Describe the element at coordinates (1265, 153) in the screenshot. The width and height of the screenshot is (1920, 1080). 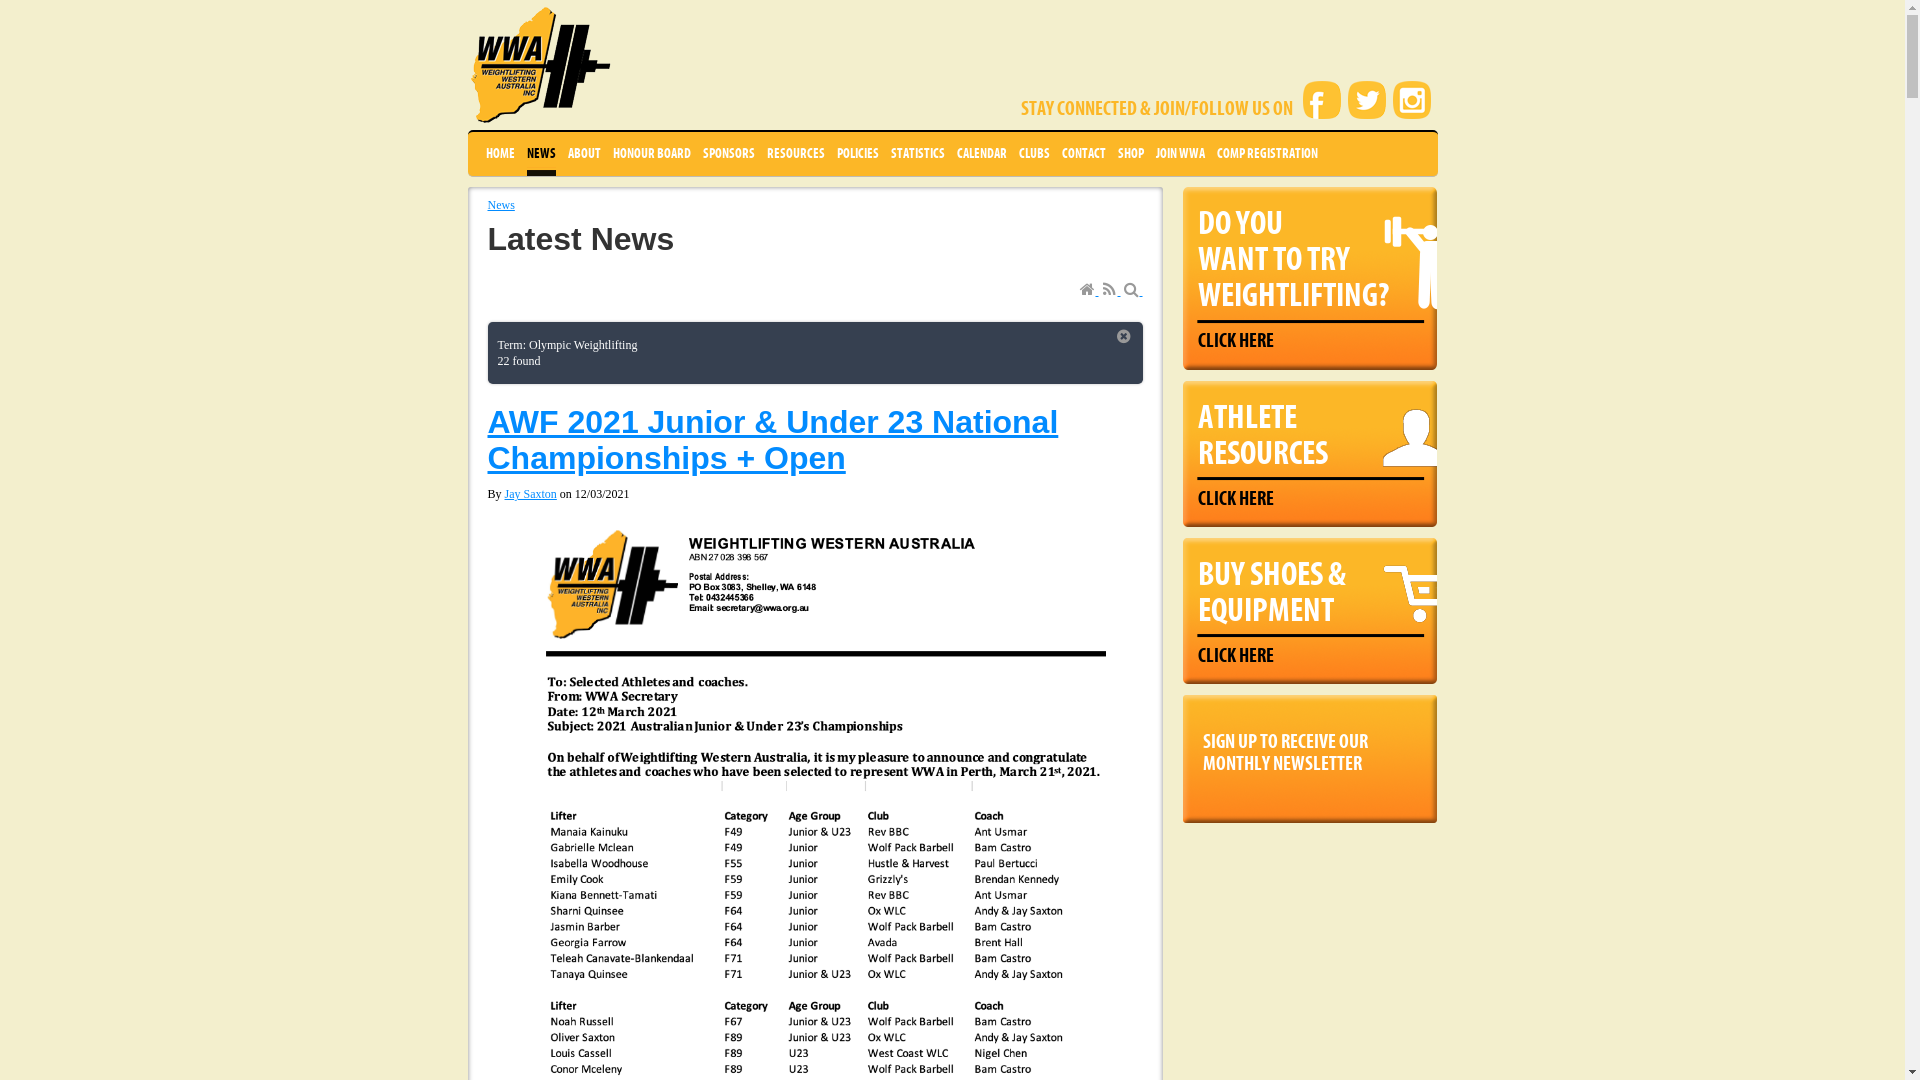
I see `'COMP REGISTRATION'` at that location.